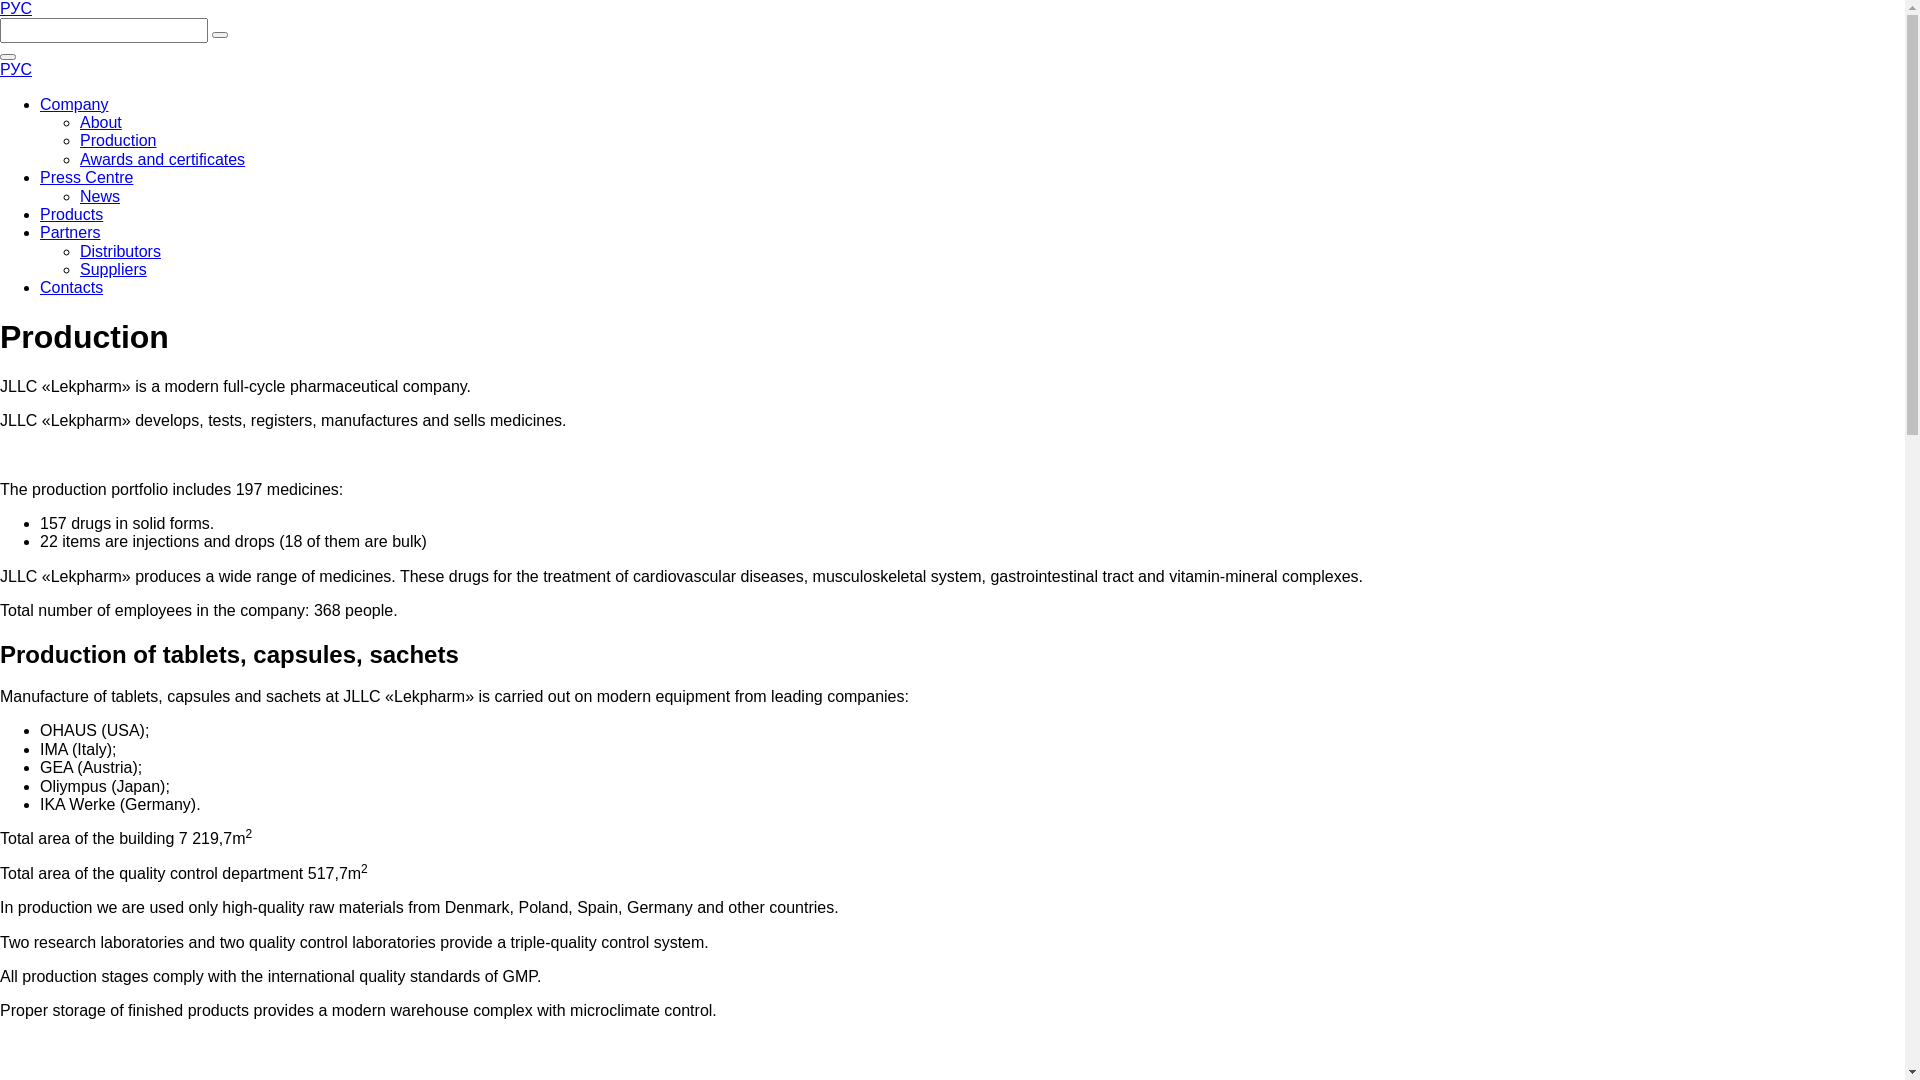  What do you see at coordinates (85, 176) in the screenshot?
I see `'Press Centre'` at bounding box center [85, 176].